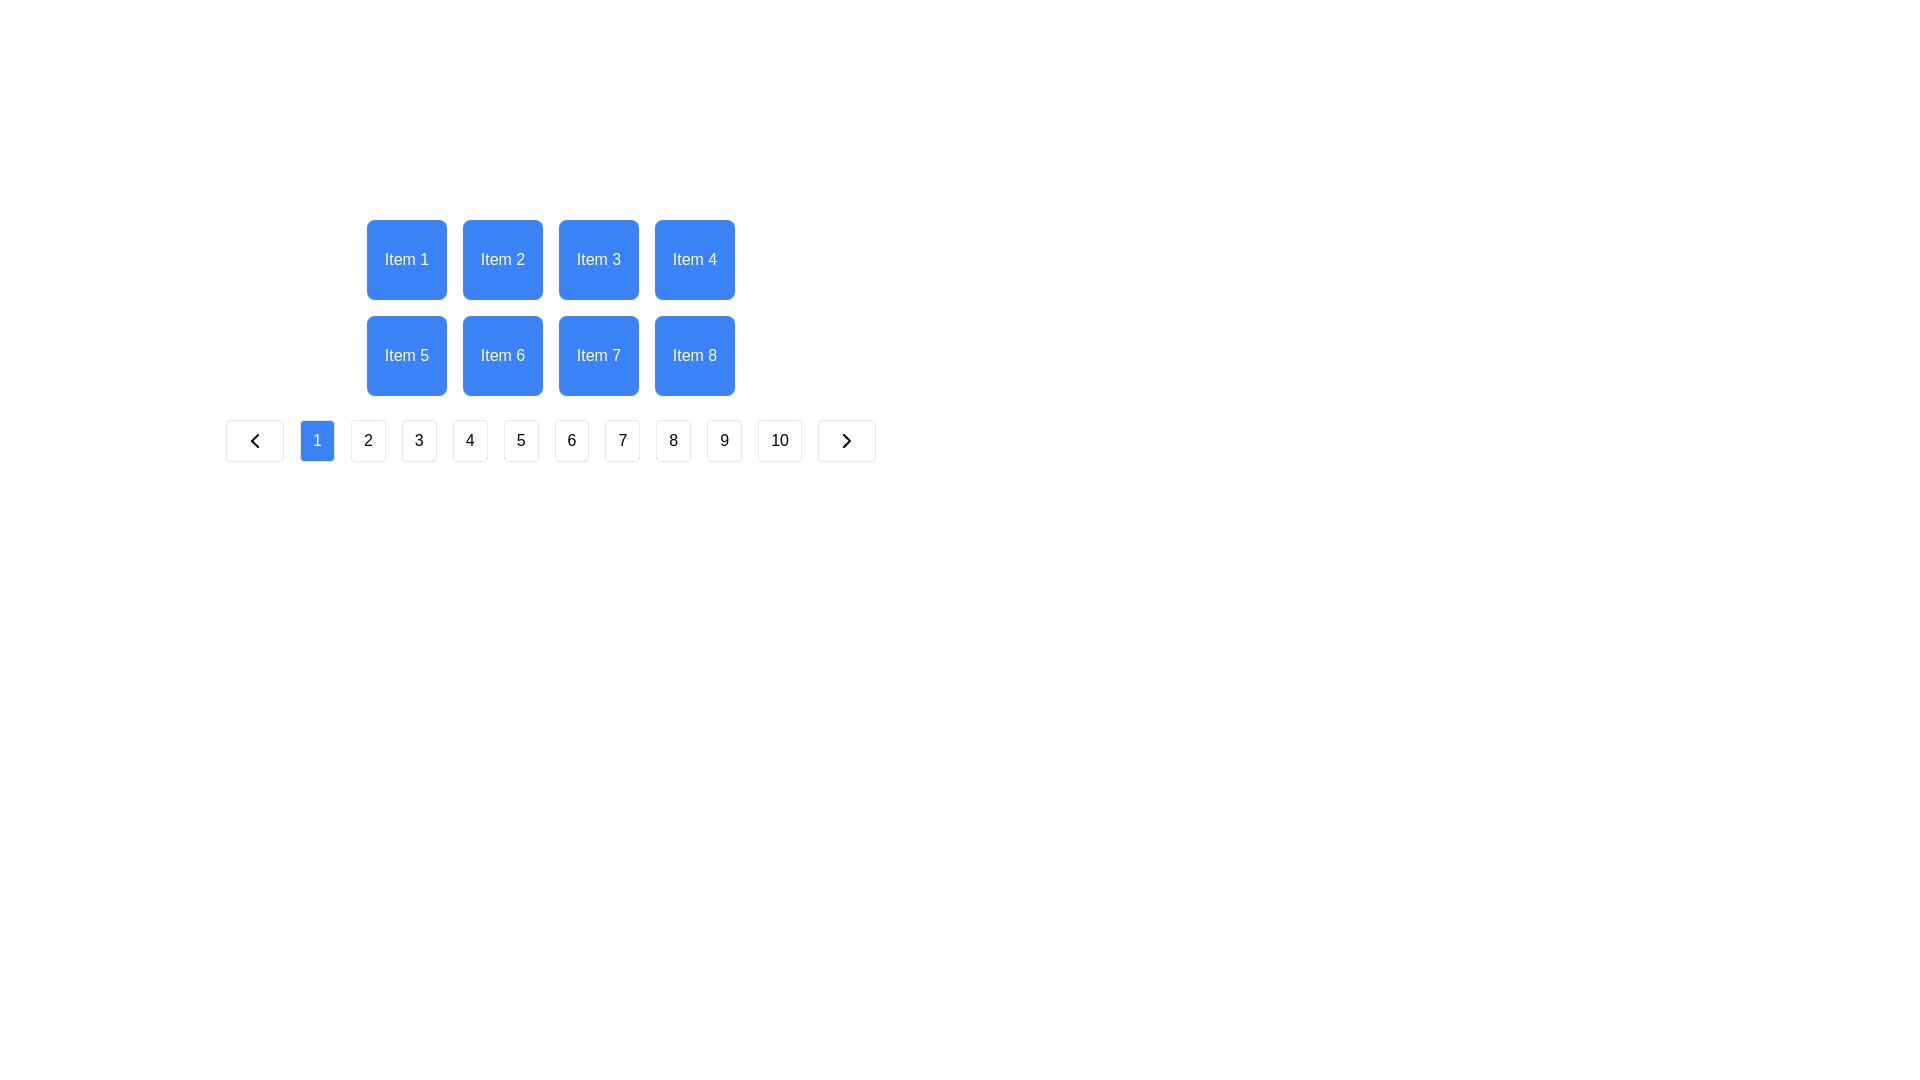  Describe the element at coordinates (846, 439) in the screenshot. I see `the pagination button located to the far right of the numeric buttons following button '10'` at that location.